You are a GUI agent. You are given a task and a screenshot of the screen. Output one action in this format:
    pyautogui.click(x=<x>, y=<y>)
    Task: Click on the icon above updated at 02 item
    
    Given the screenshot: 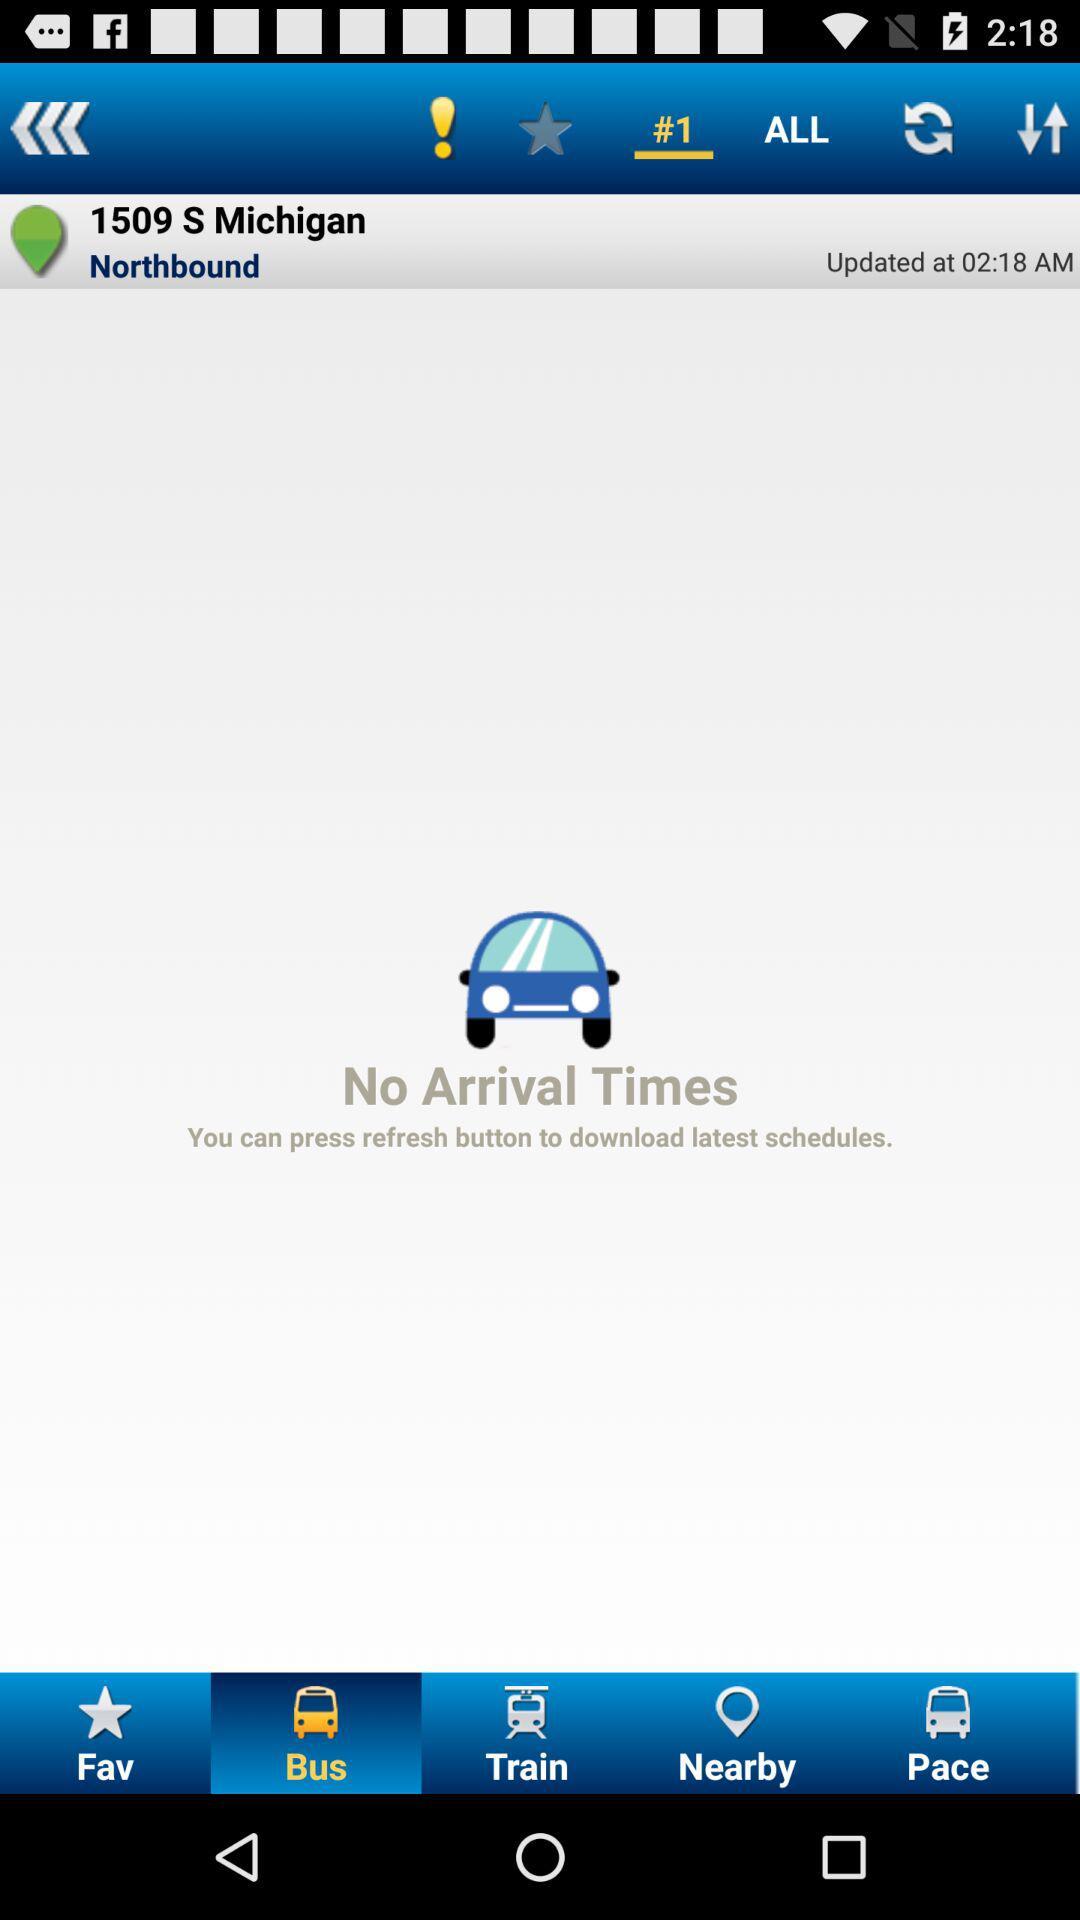 What is the action you would take?
    pyautogui.click(x=1042, y=127)
    